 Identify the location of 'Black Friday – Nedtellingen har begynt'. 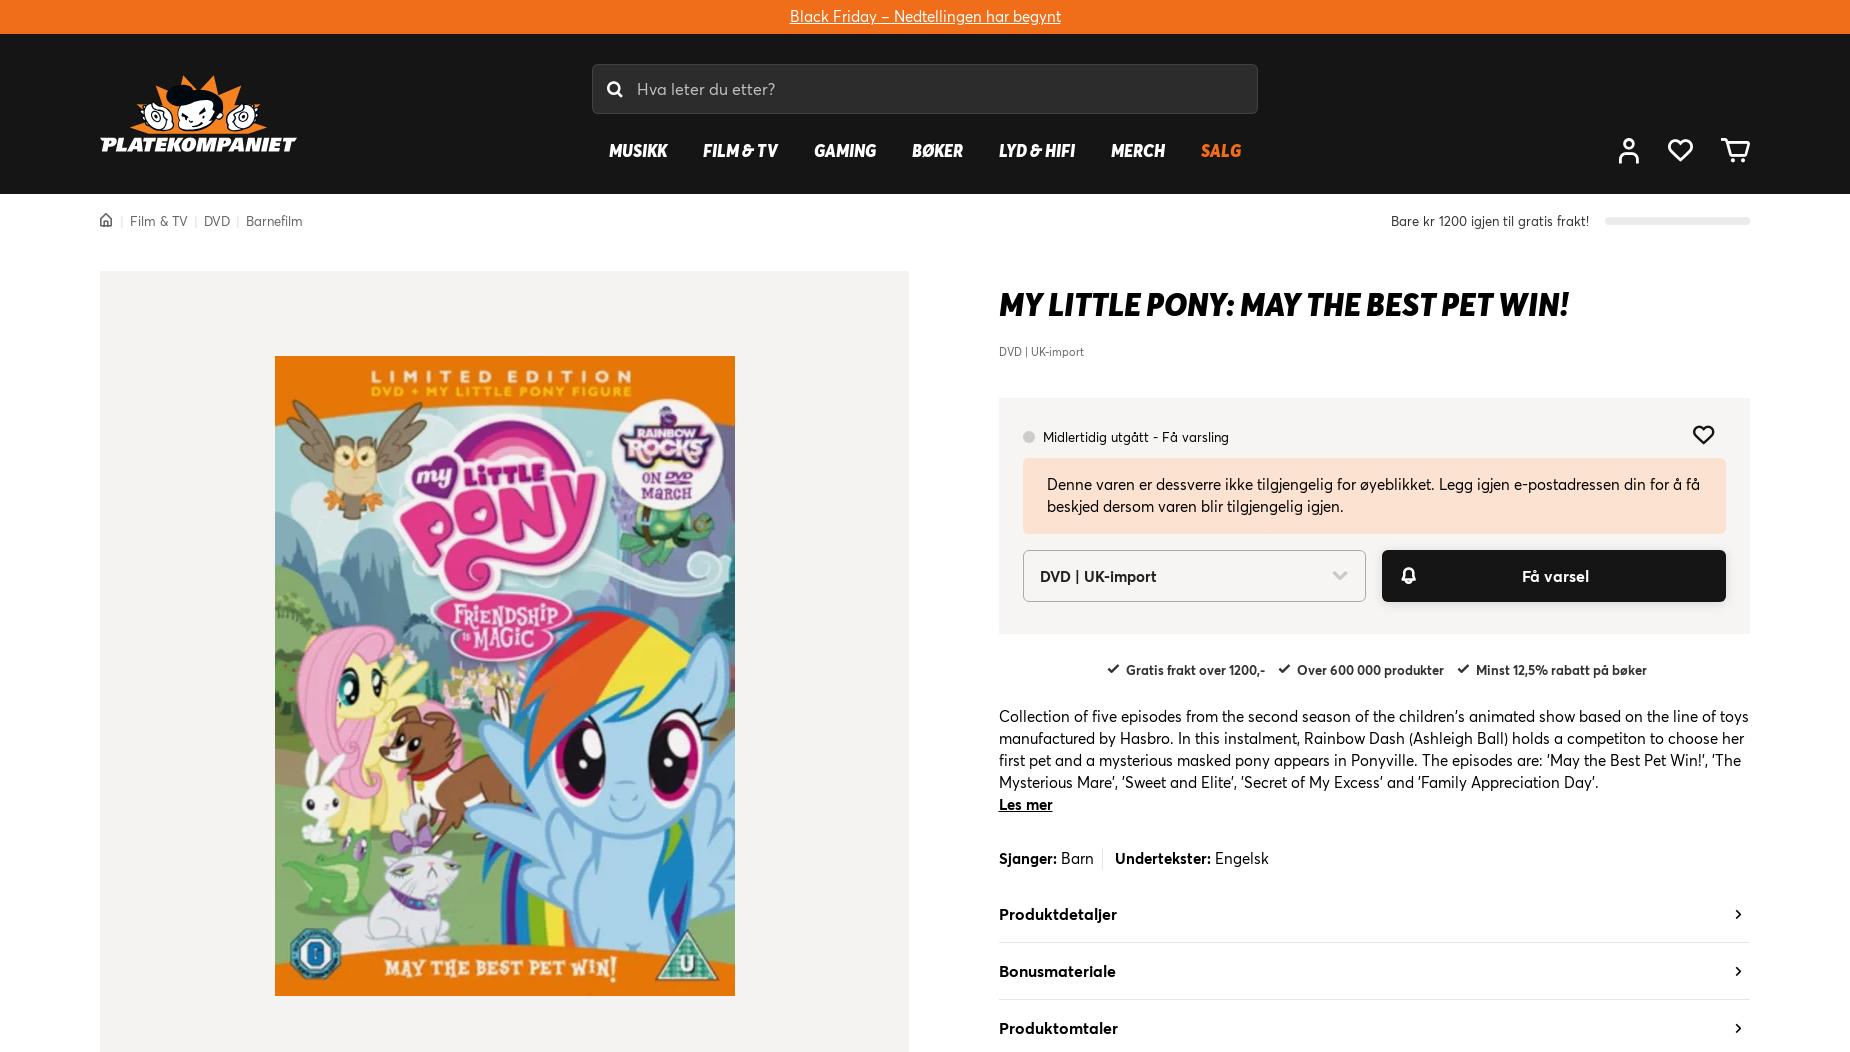
(924, 16).